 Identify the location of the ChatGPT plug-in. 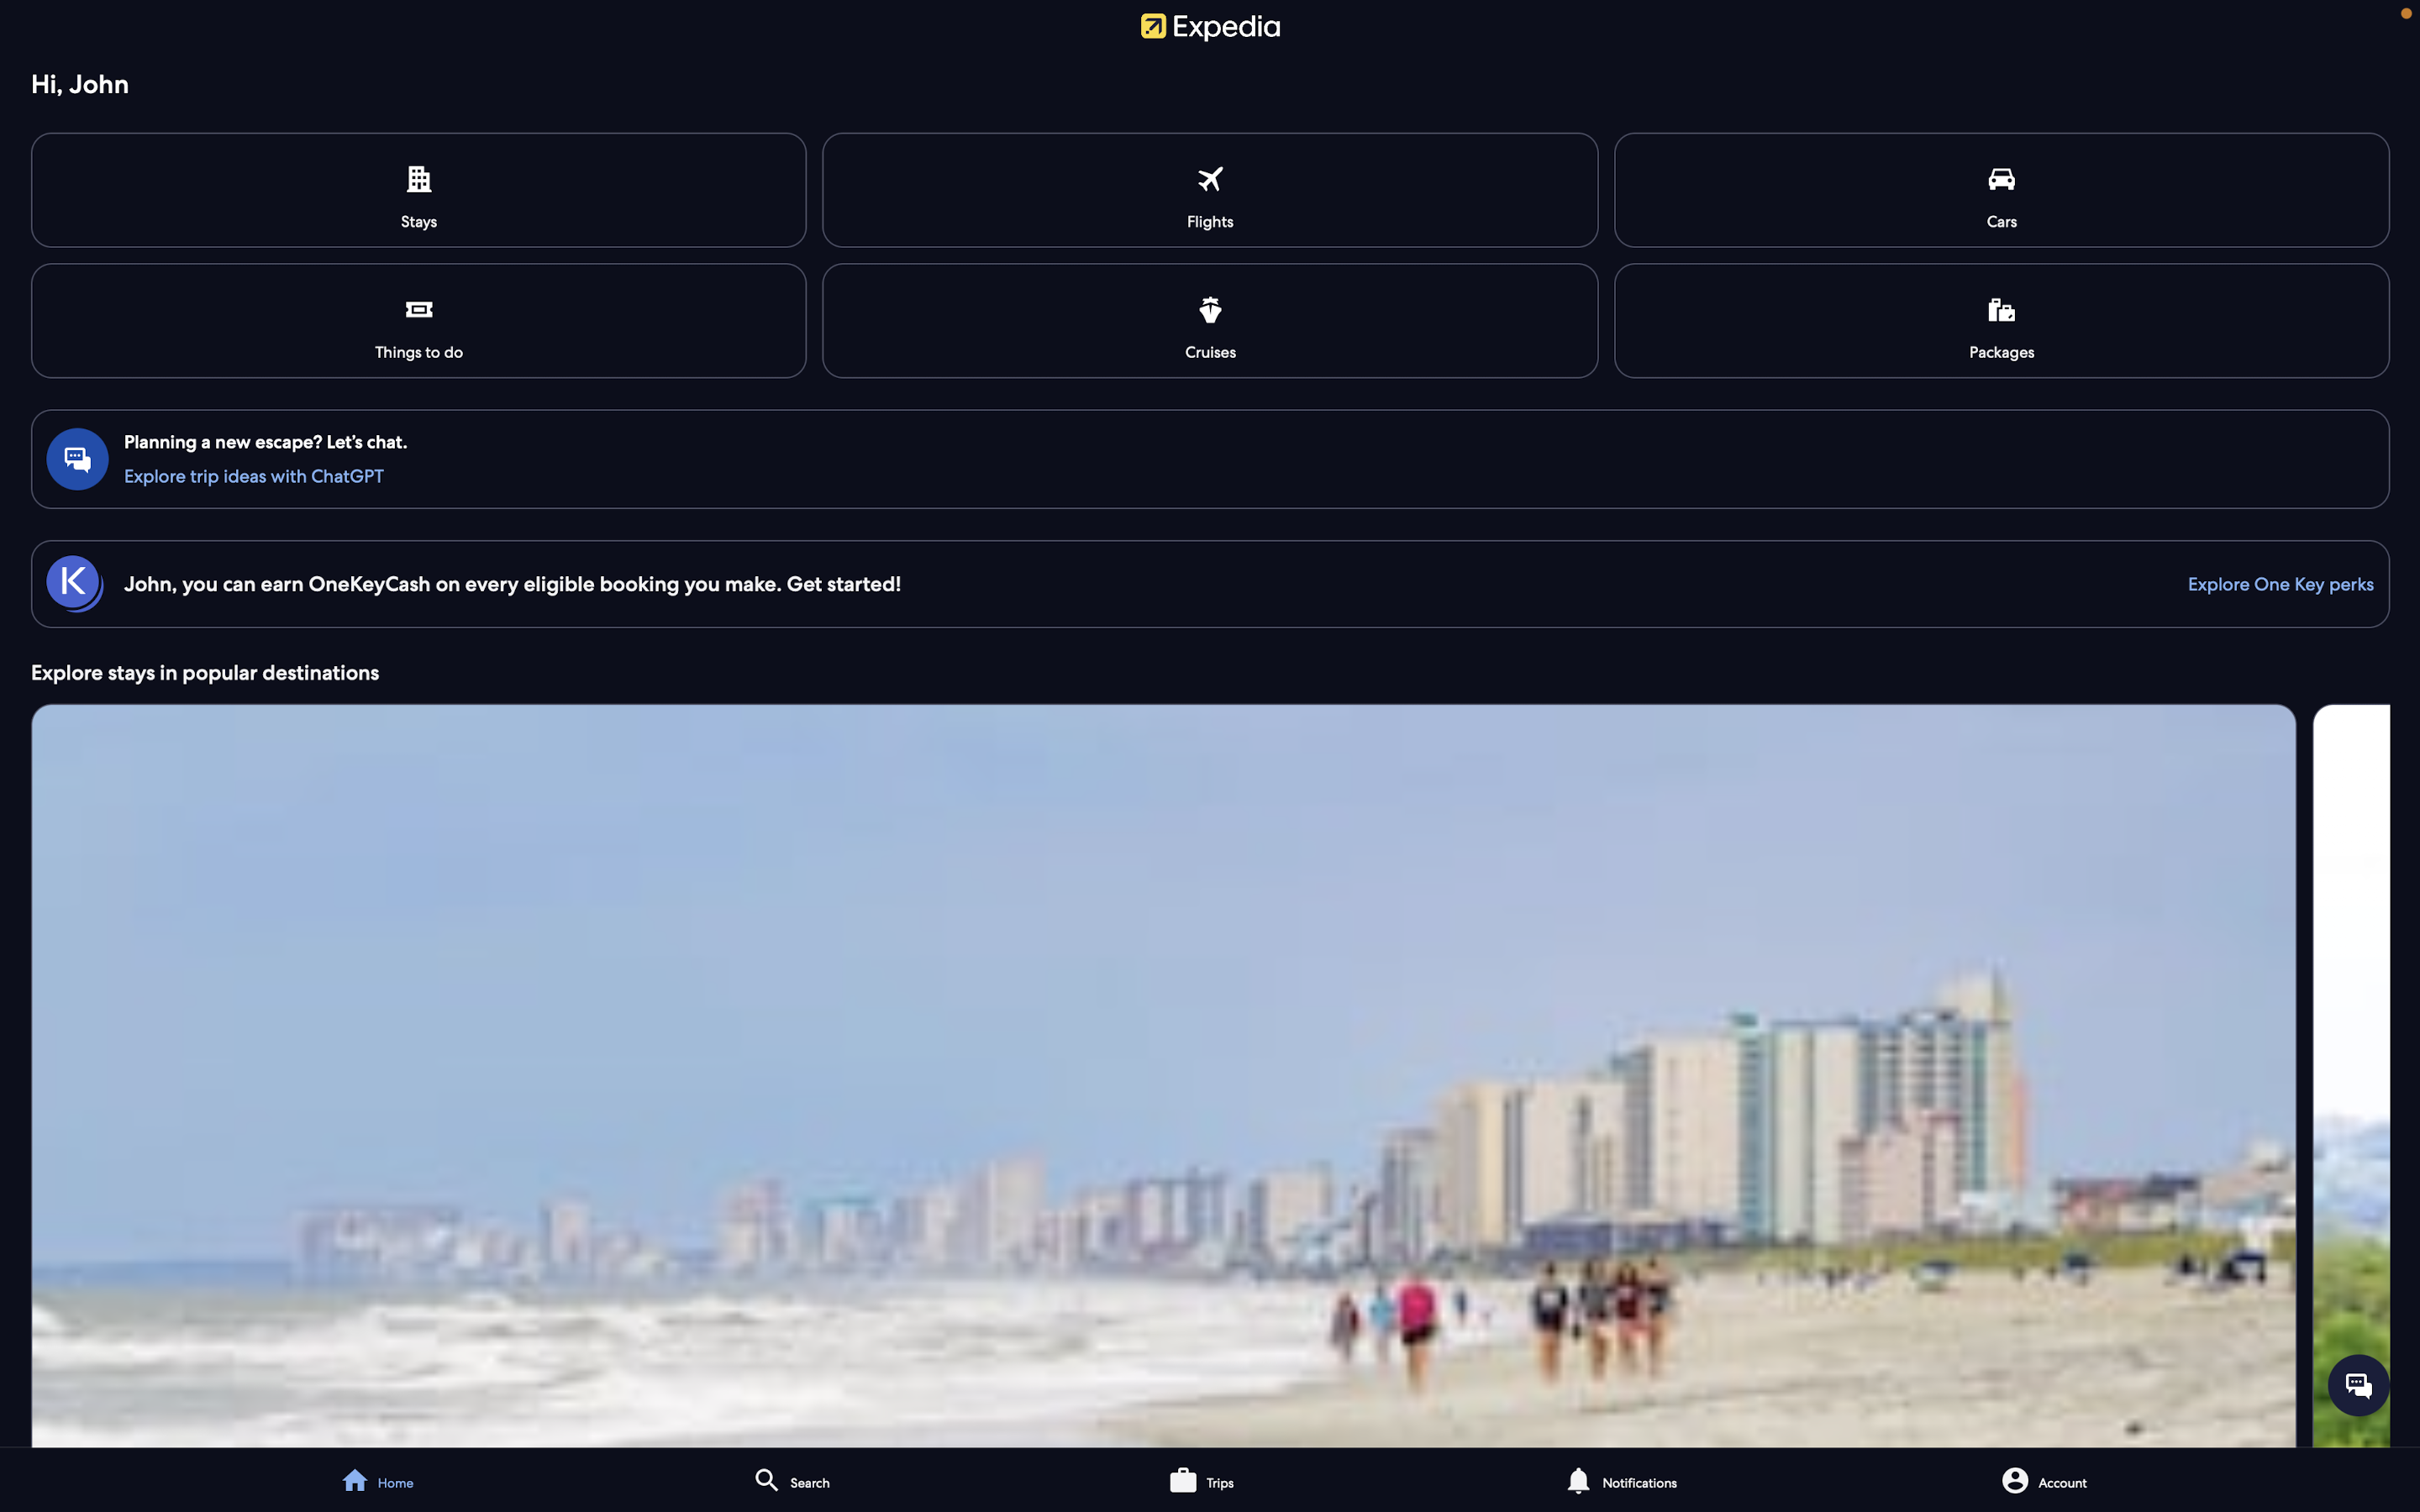
(1212, 473).